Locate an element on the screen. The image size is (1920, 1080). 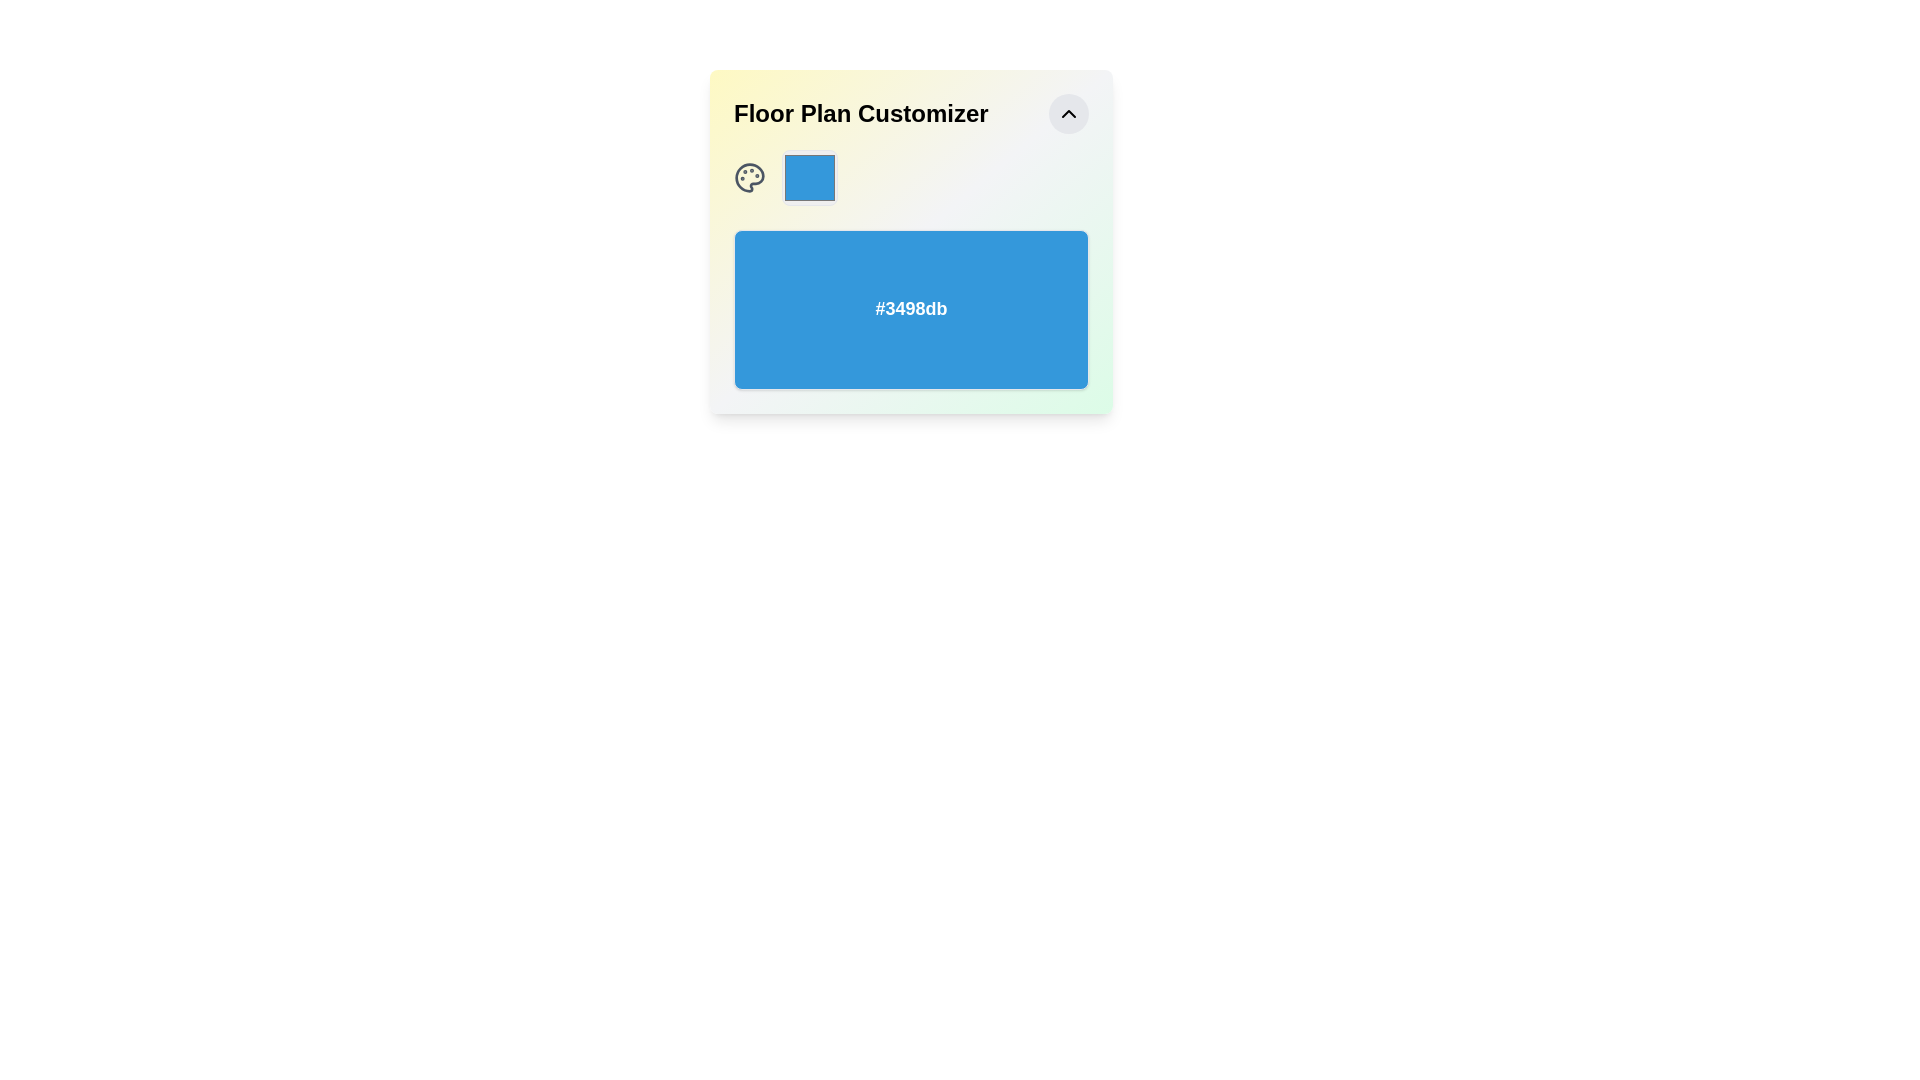
the Chevron-Up icon located in the top-right corner of the Floor Plan Customizer interface is located at coordinates (1068, 114).